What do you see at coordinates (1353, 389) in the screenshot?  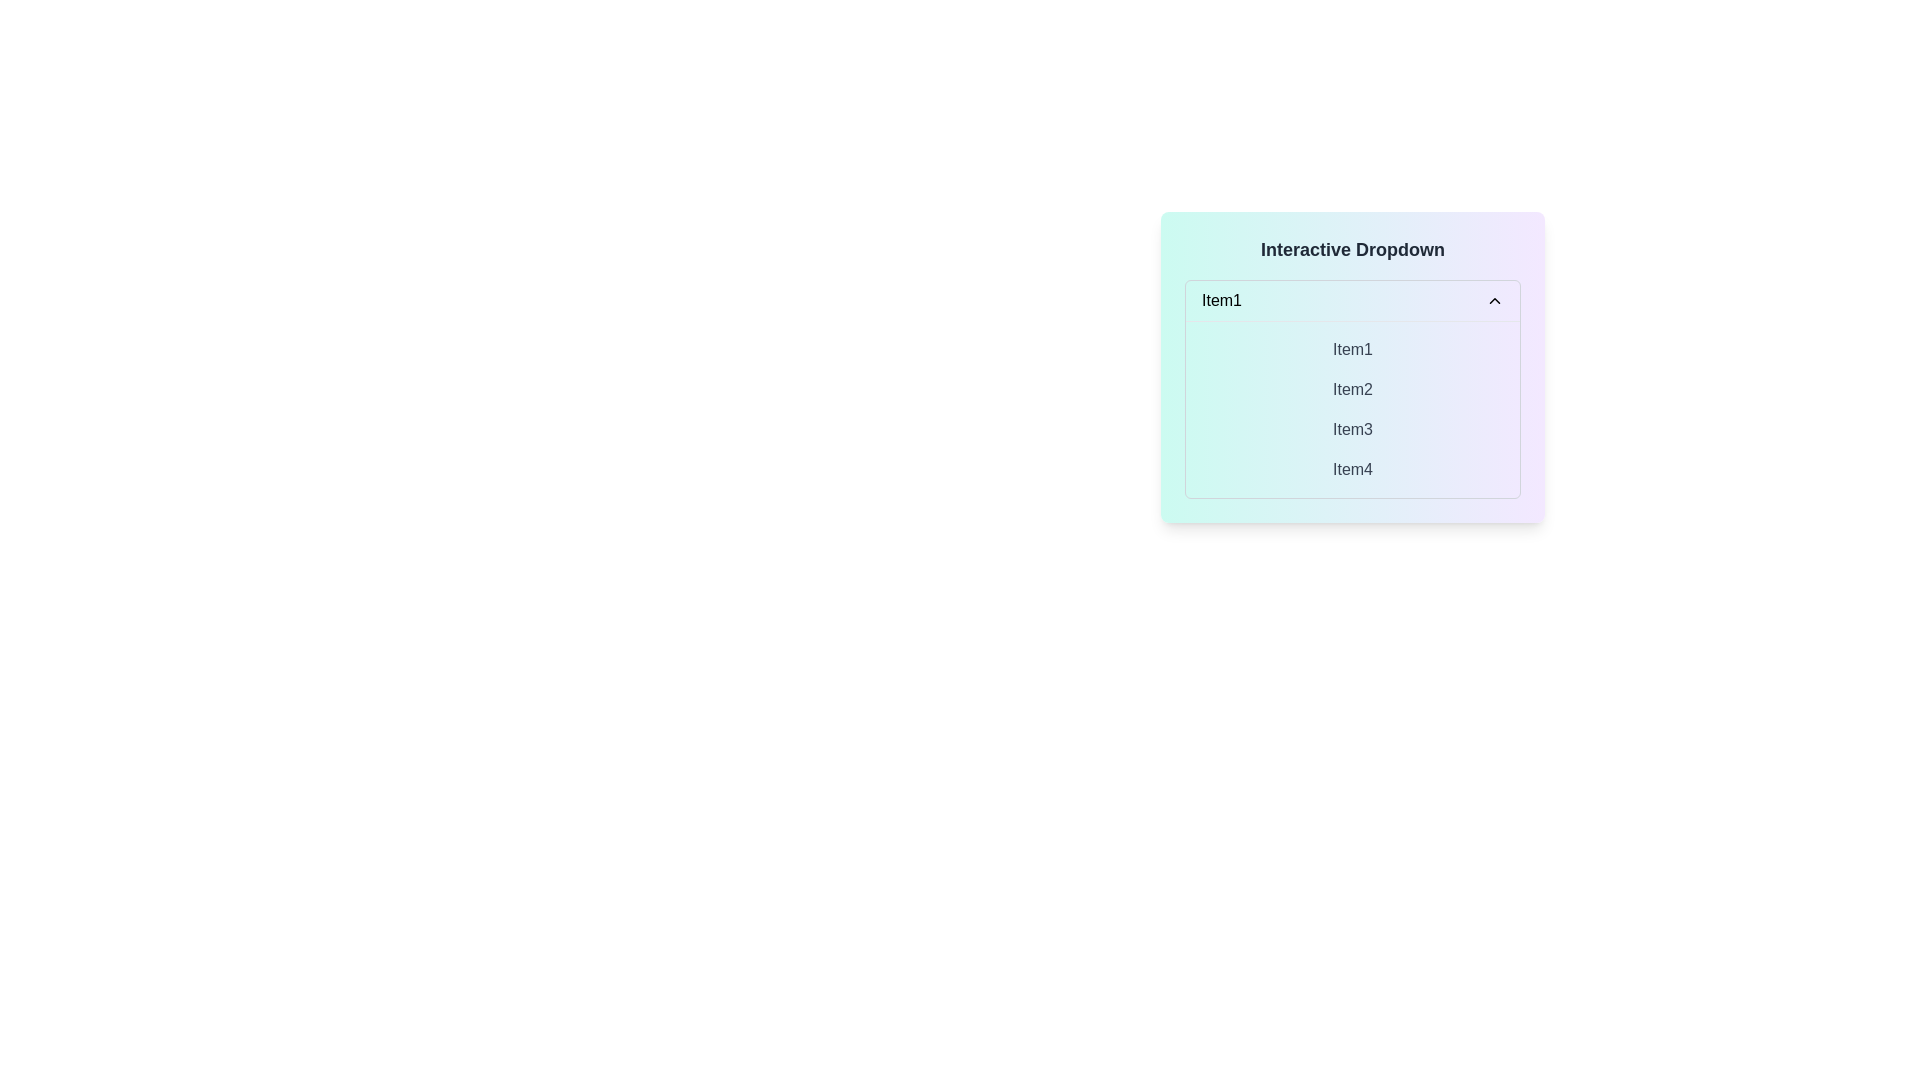 I see `the selectable dropdown item labeled 'Item2' in the dropdown menu under the heading 'Interactive Dropdown'` at bounding box center [1353, 389].